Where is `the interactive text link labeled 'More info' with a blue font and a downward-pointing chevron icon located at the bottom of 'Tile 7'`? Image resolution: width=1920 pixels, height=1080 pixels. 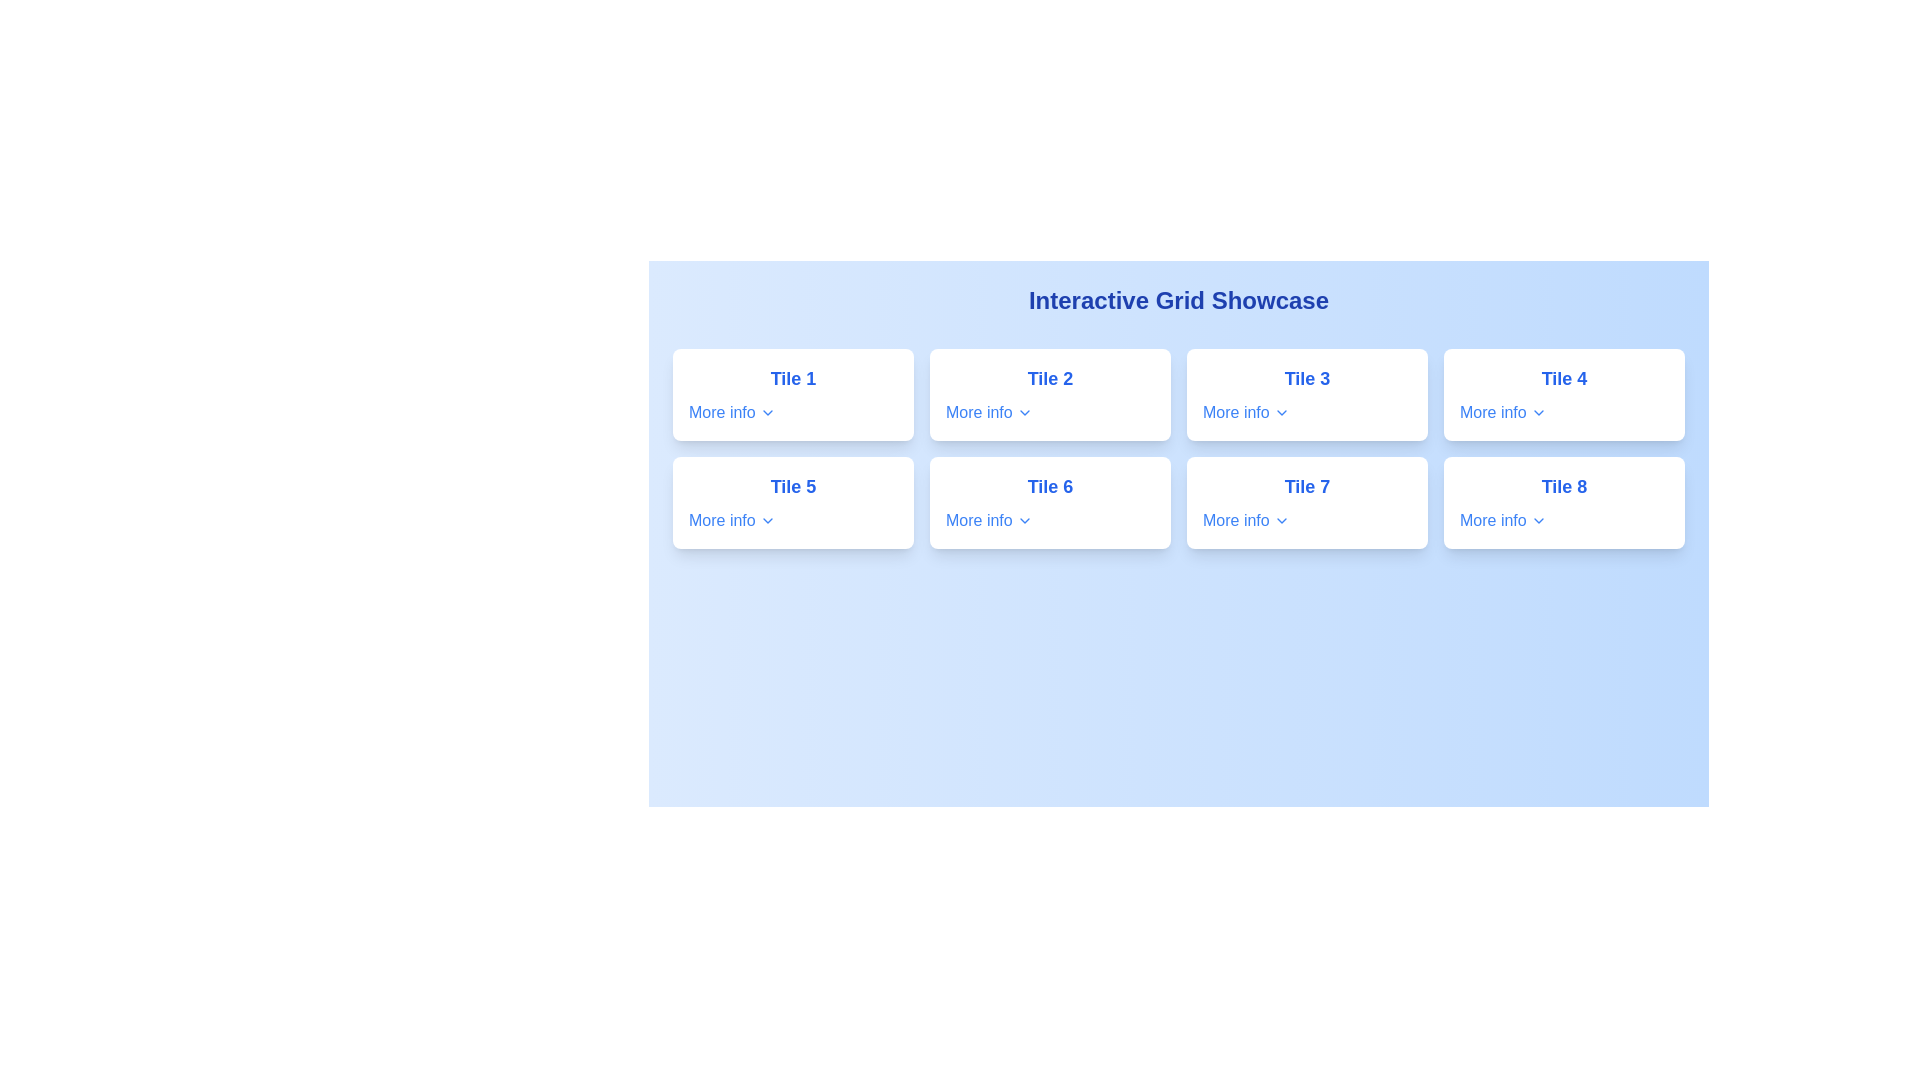 the interactive text link labeled 'More info' with a blue font and a downward-pointing chevron icon located at the bottom of 'Tile 7' is located at coordinates (1245, 519).